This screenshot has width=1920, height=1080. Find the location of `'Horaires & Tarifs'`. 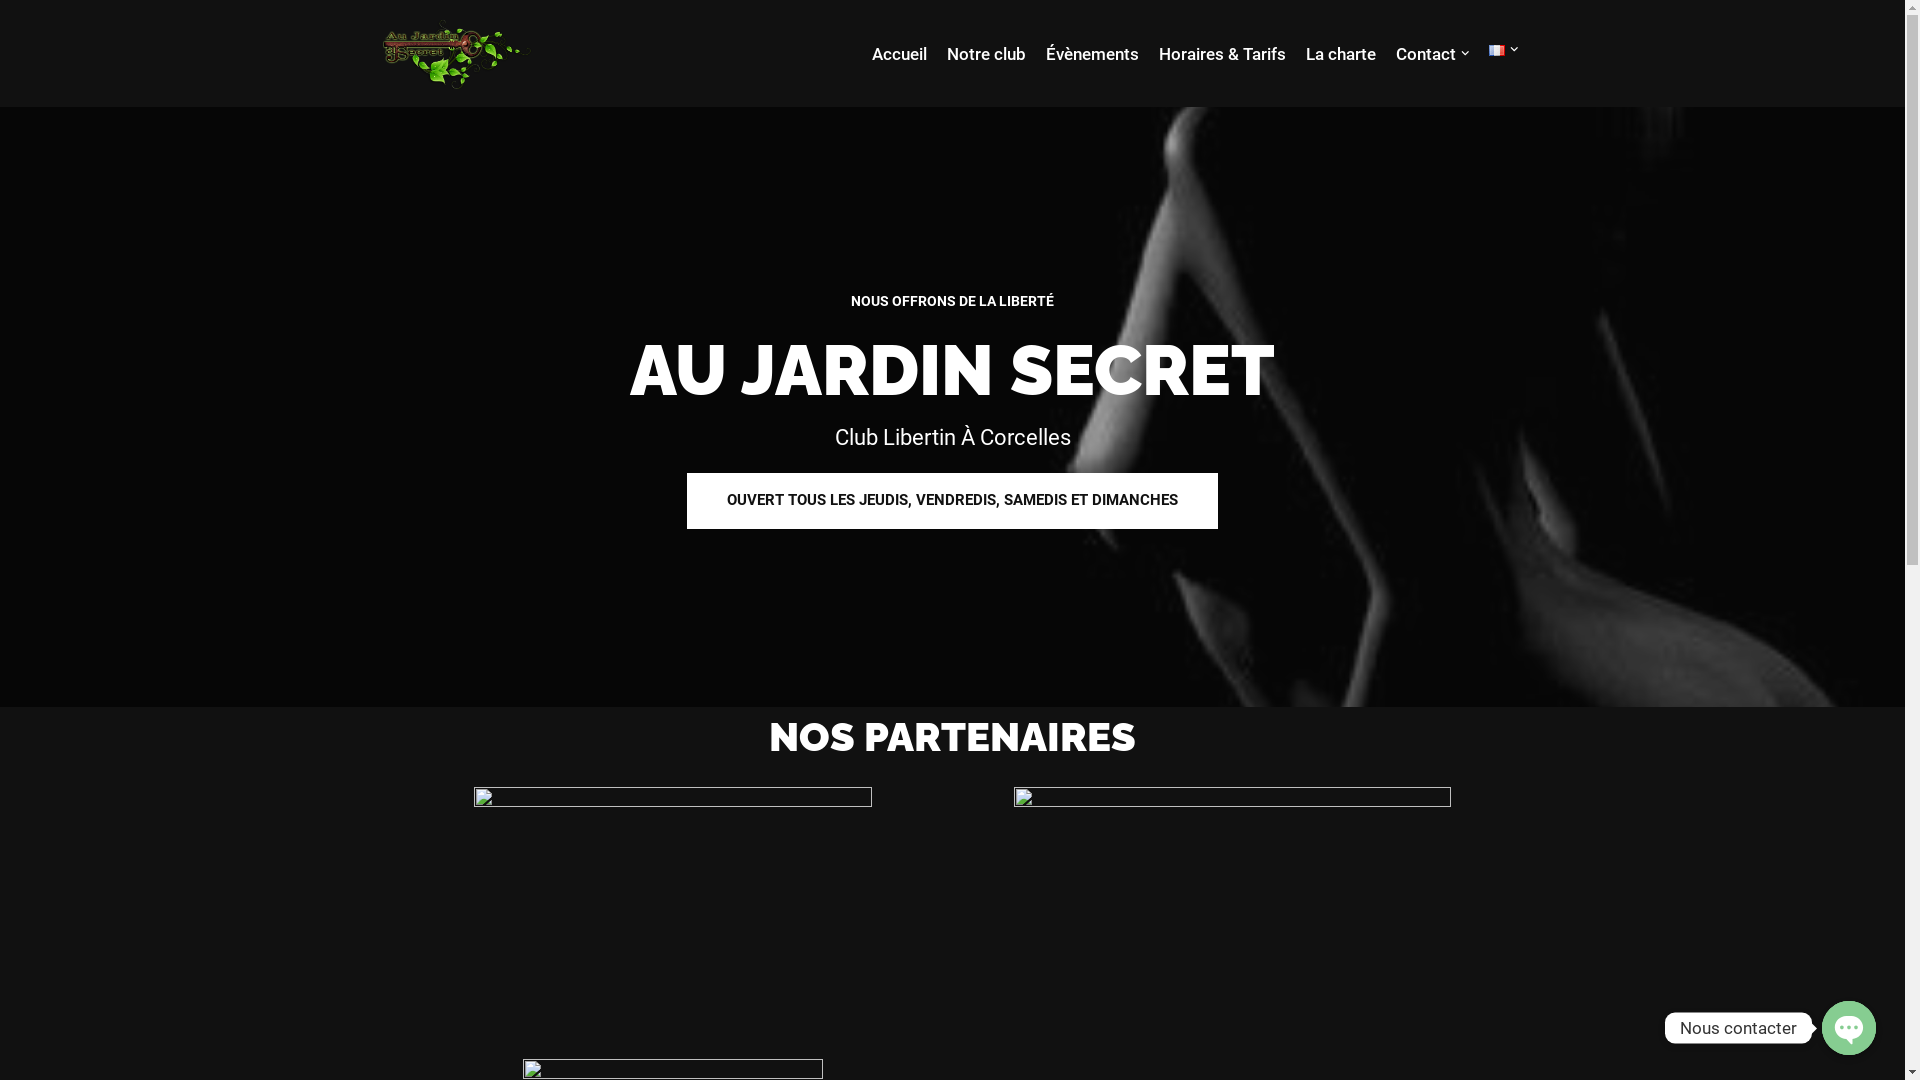

'Horaires & Tarifs' is located at coordinates (1220, 53).